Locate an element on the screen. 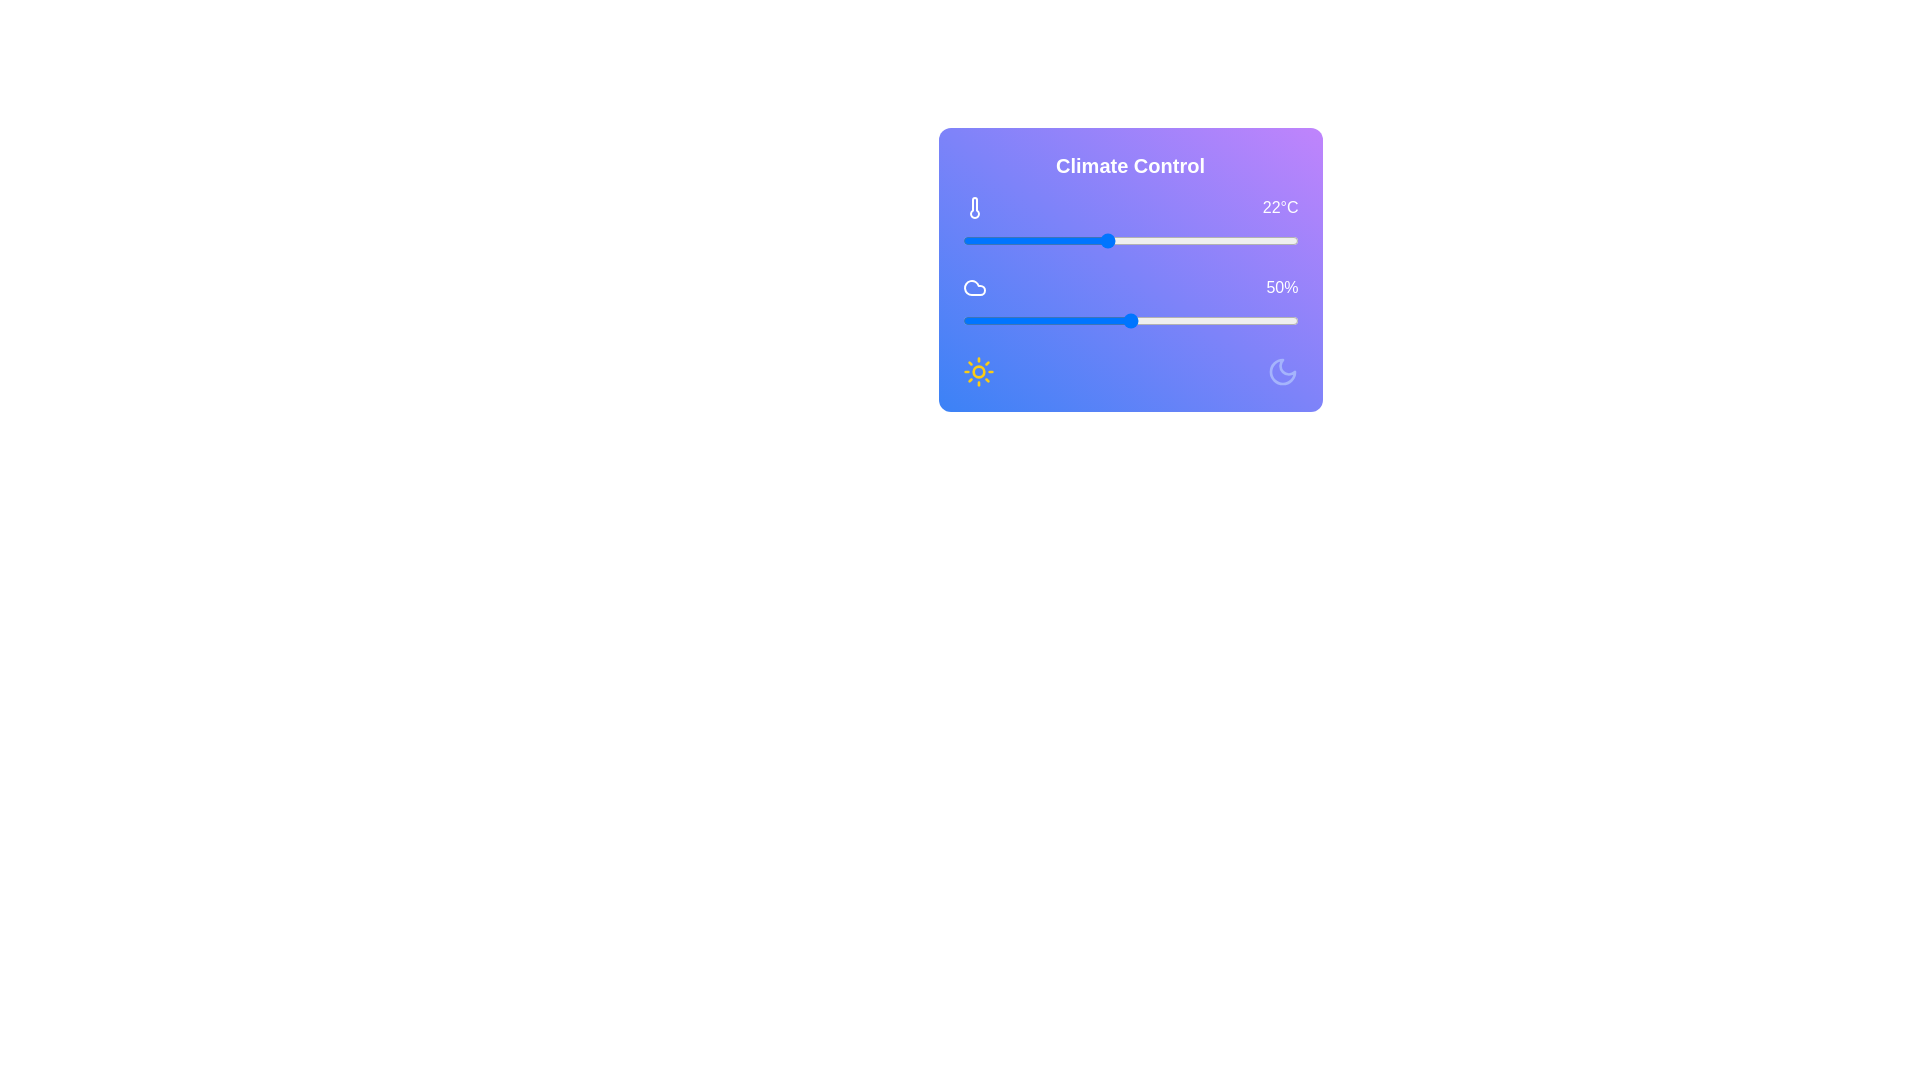 Image resolution: width=1920 pixels, height=1080 pixels. the slider is located at coordinates (1213, 319).